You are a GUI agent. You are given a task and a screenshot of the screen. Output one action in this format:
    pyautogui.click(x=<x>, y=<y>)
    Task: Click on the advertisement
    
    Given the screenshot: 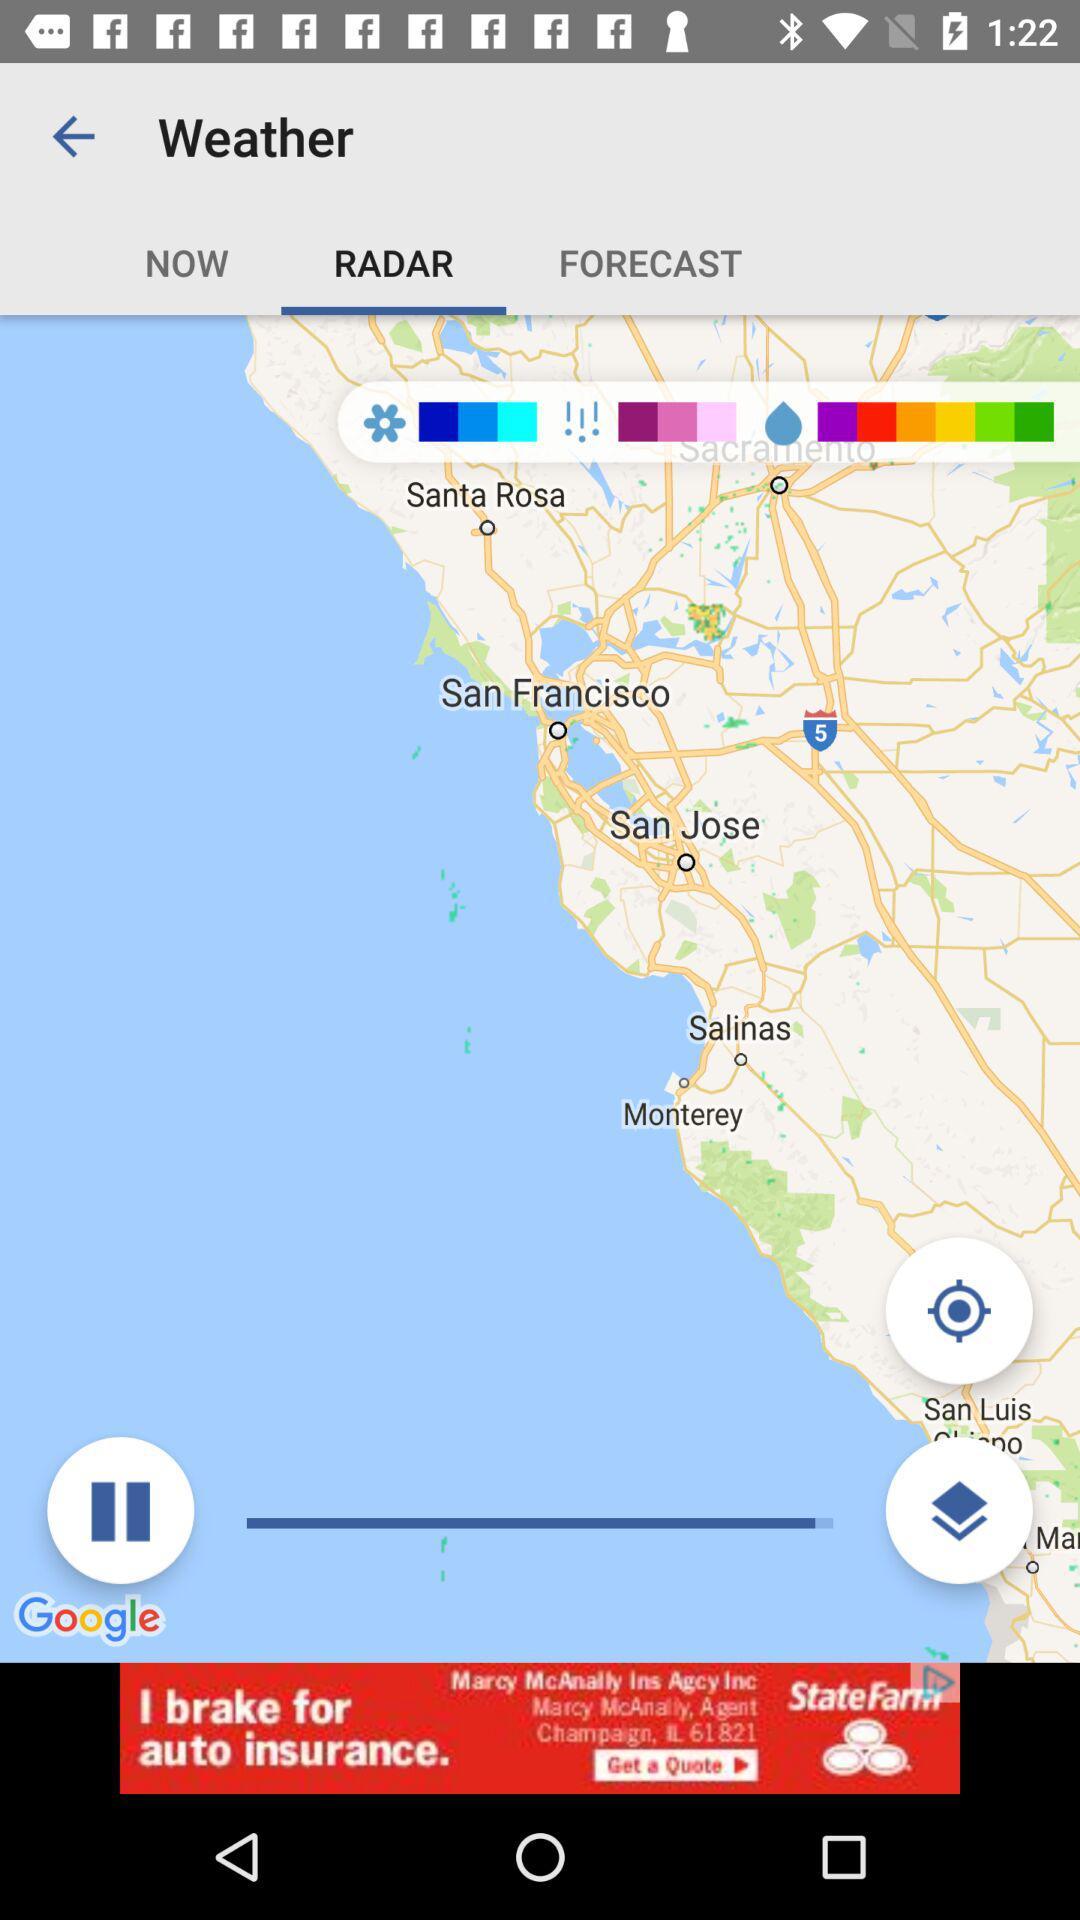 What is the action you would take?
    pyautogui.click(x=540, y=1727)
    